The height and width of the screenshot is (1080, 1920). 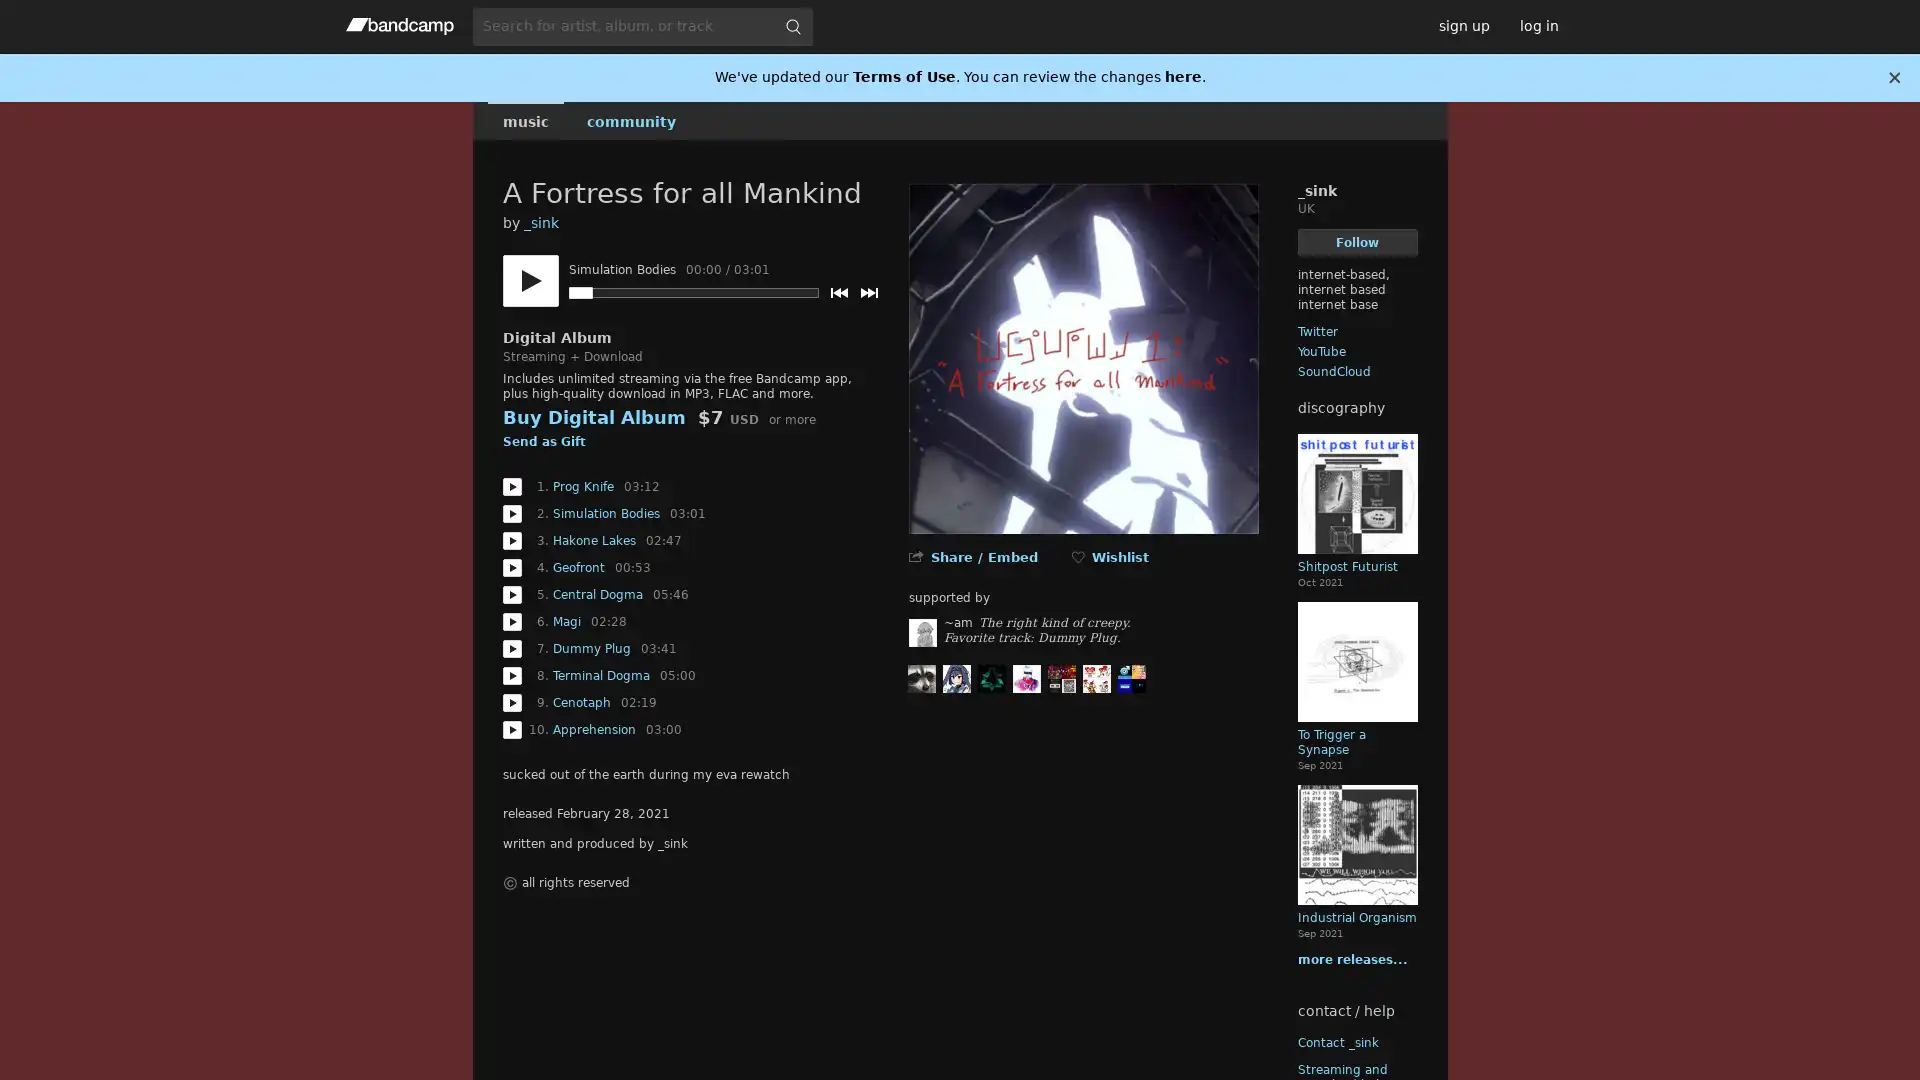 What do you see at coordinates (838, 293) in the screenshot?
I see `Previous track` at bounding box center [838, 293].